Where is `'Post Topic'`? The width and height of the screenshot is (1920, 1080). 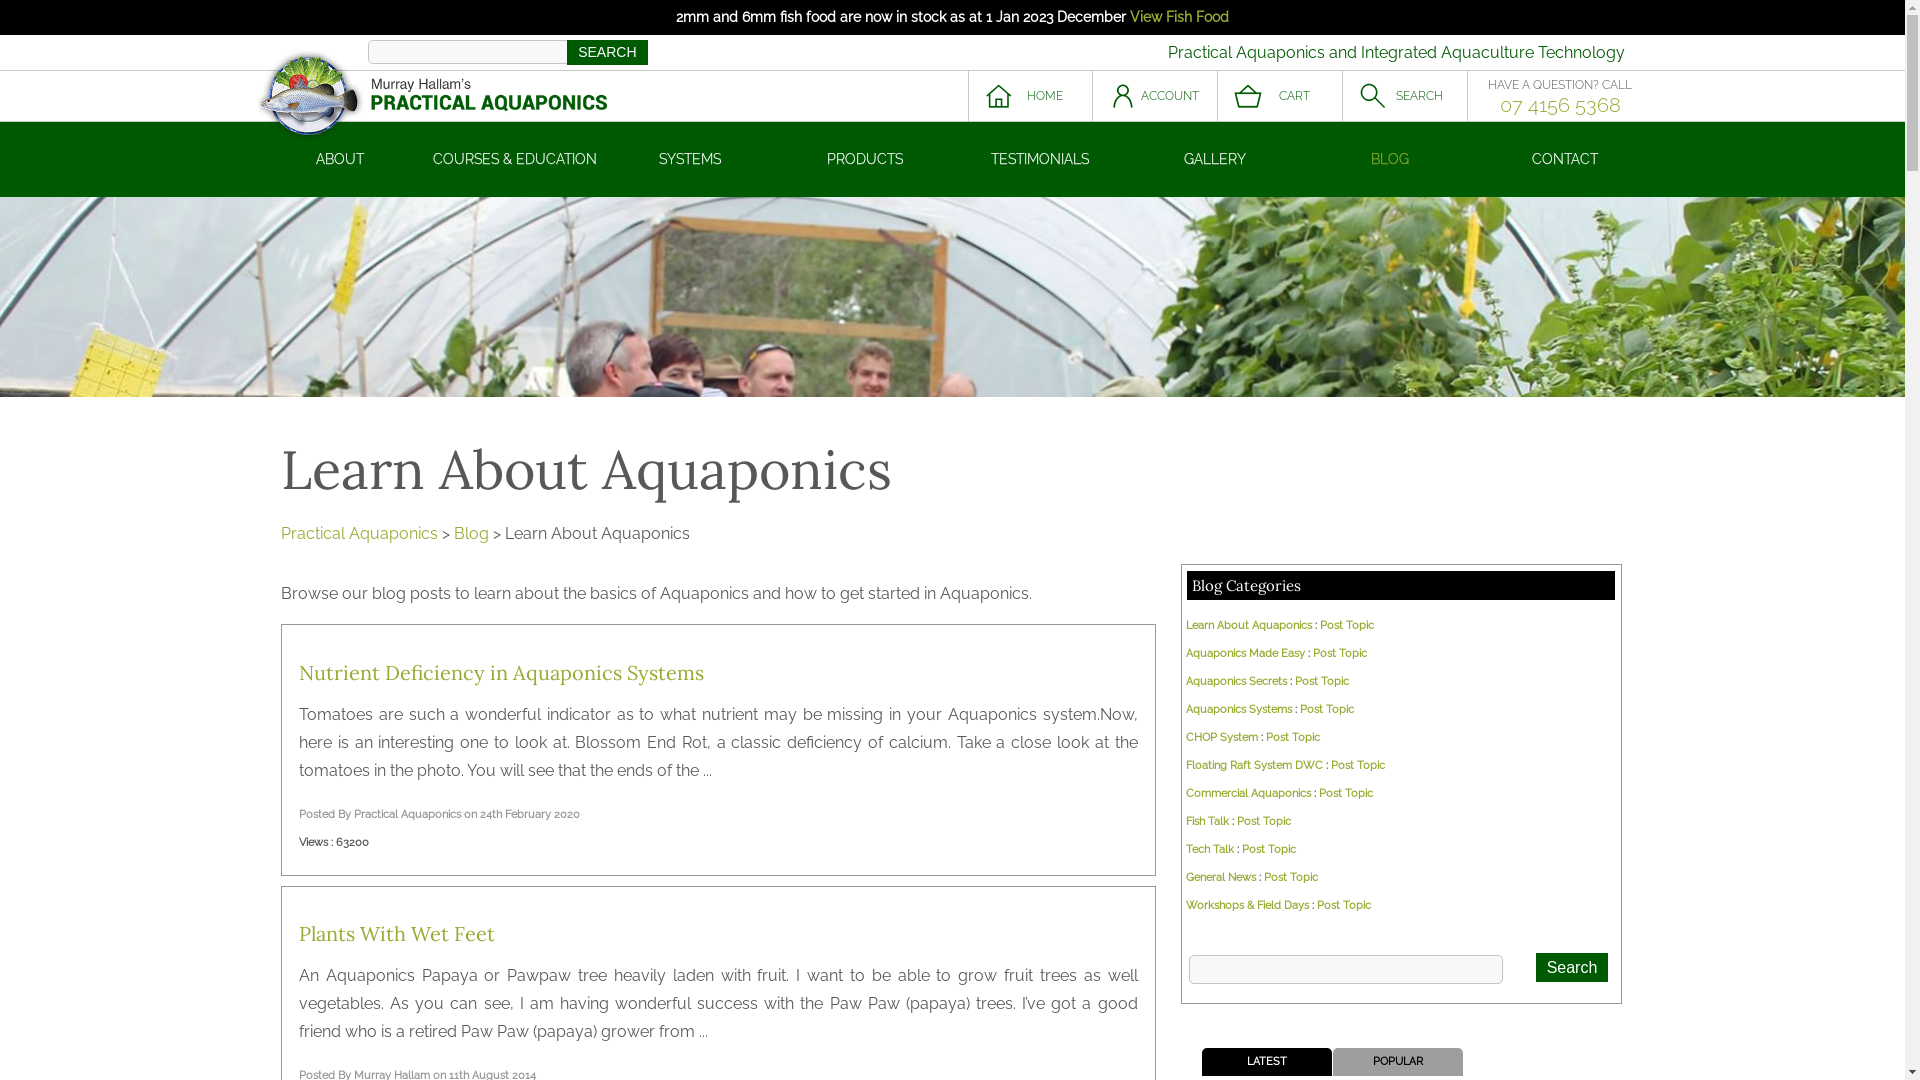 'Post Topic' is located at coordinates (1347, 624).